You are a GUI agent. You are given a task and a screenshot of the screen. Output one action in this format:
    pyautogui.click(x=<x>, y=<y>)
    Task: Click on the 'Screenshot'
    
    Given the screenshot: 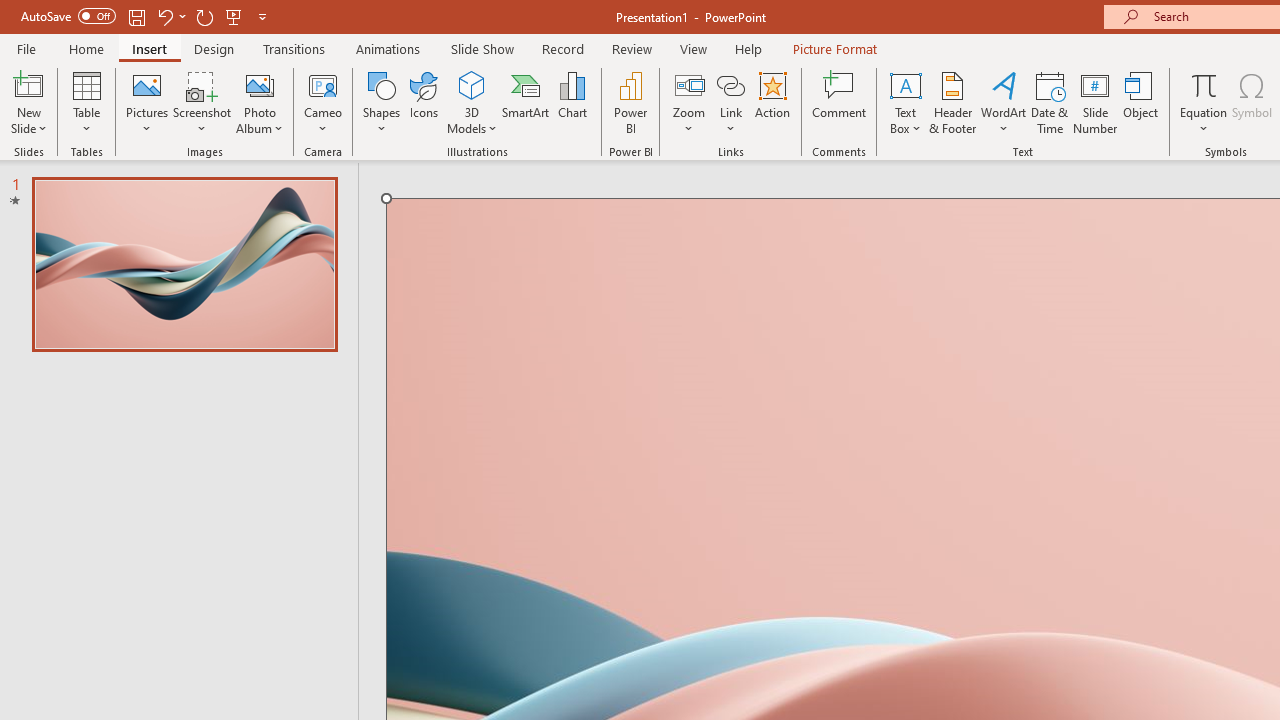 What is the action you would take?
    pyautogui.click(x=202, y=103)
    